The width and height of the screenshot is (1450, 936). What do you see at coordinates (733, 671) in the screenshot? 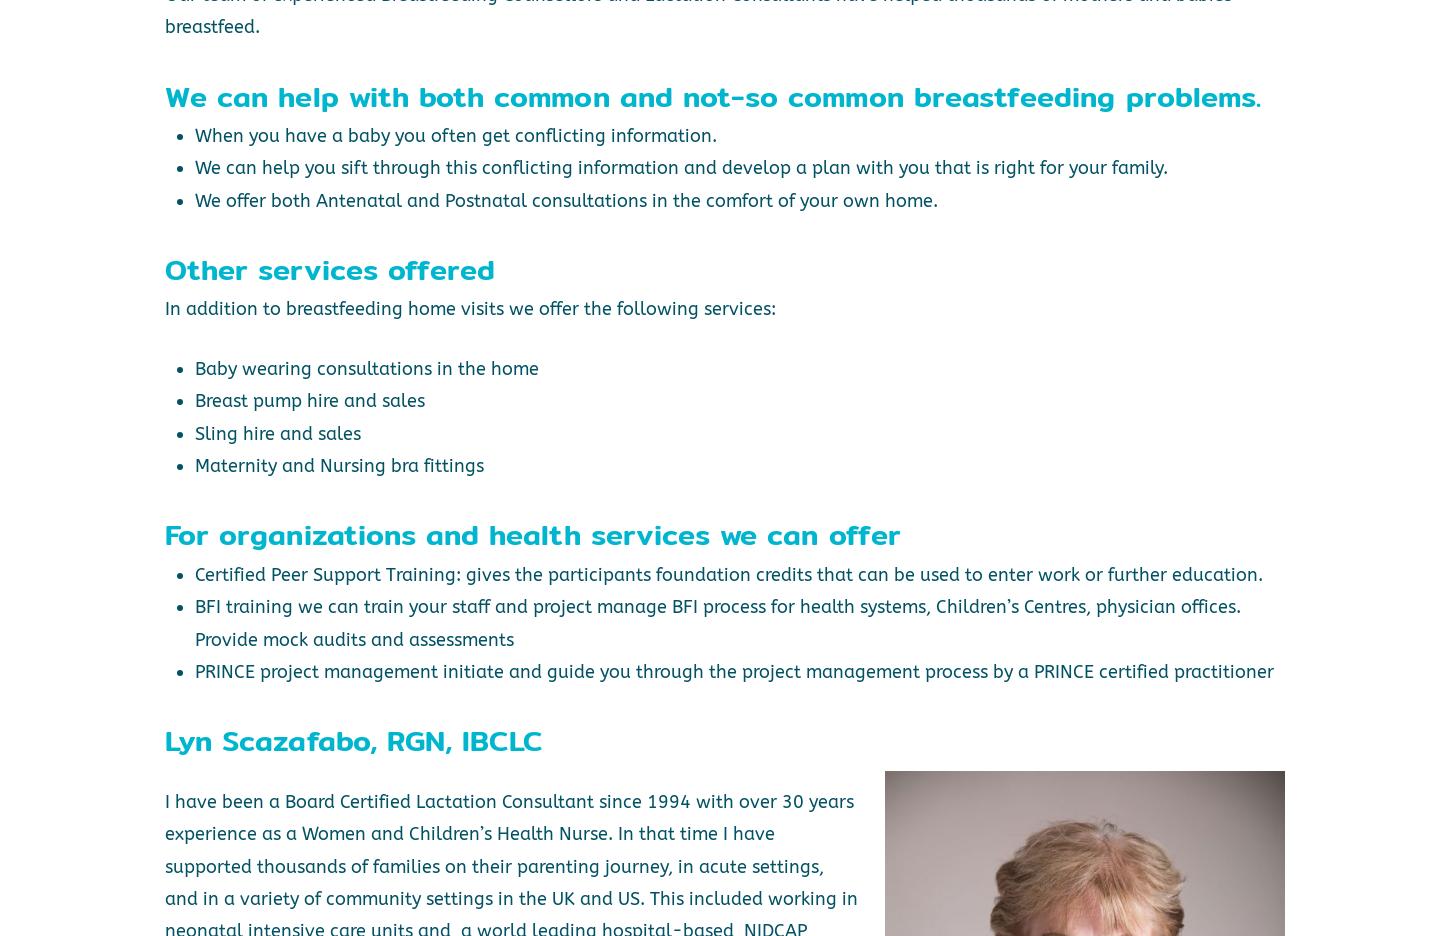
I see `'PRINCE project management initiate and guide you through the project management process by a PRINCE certified practitioner'` at bounding box center [733, 671].